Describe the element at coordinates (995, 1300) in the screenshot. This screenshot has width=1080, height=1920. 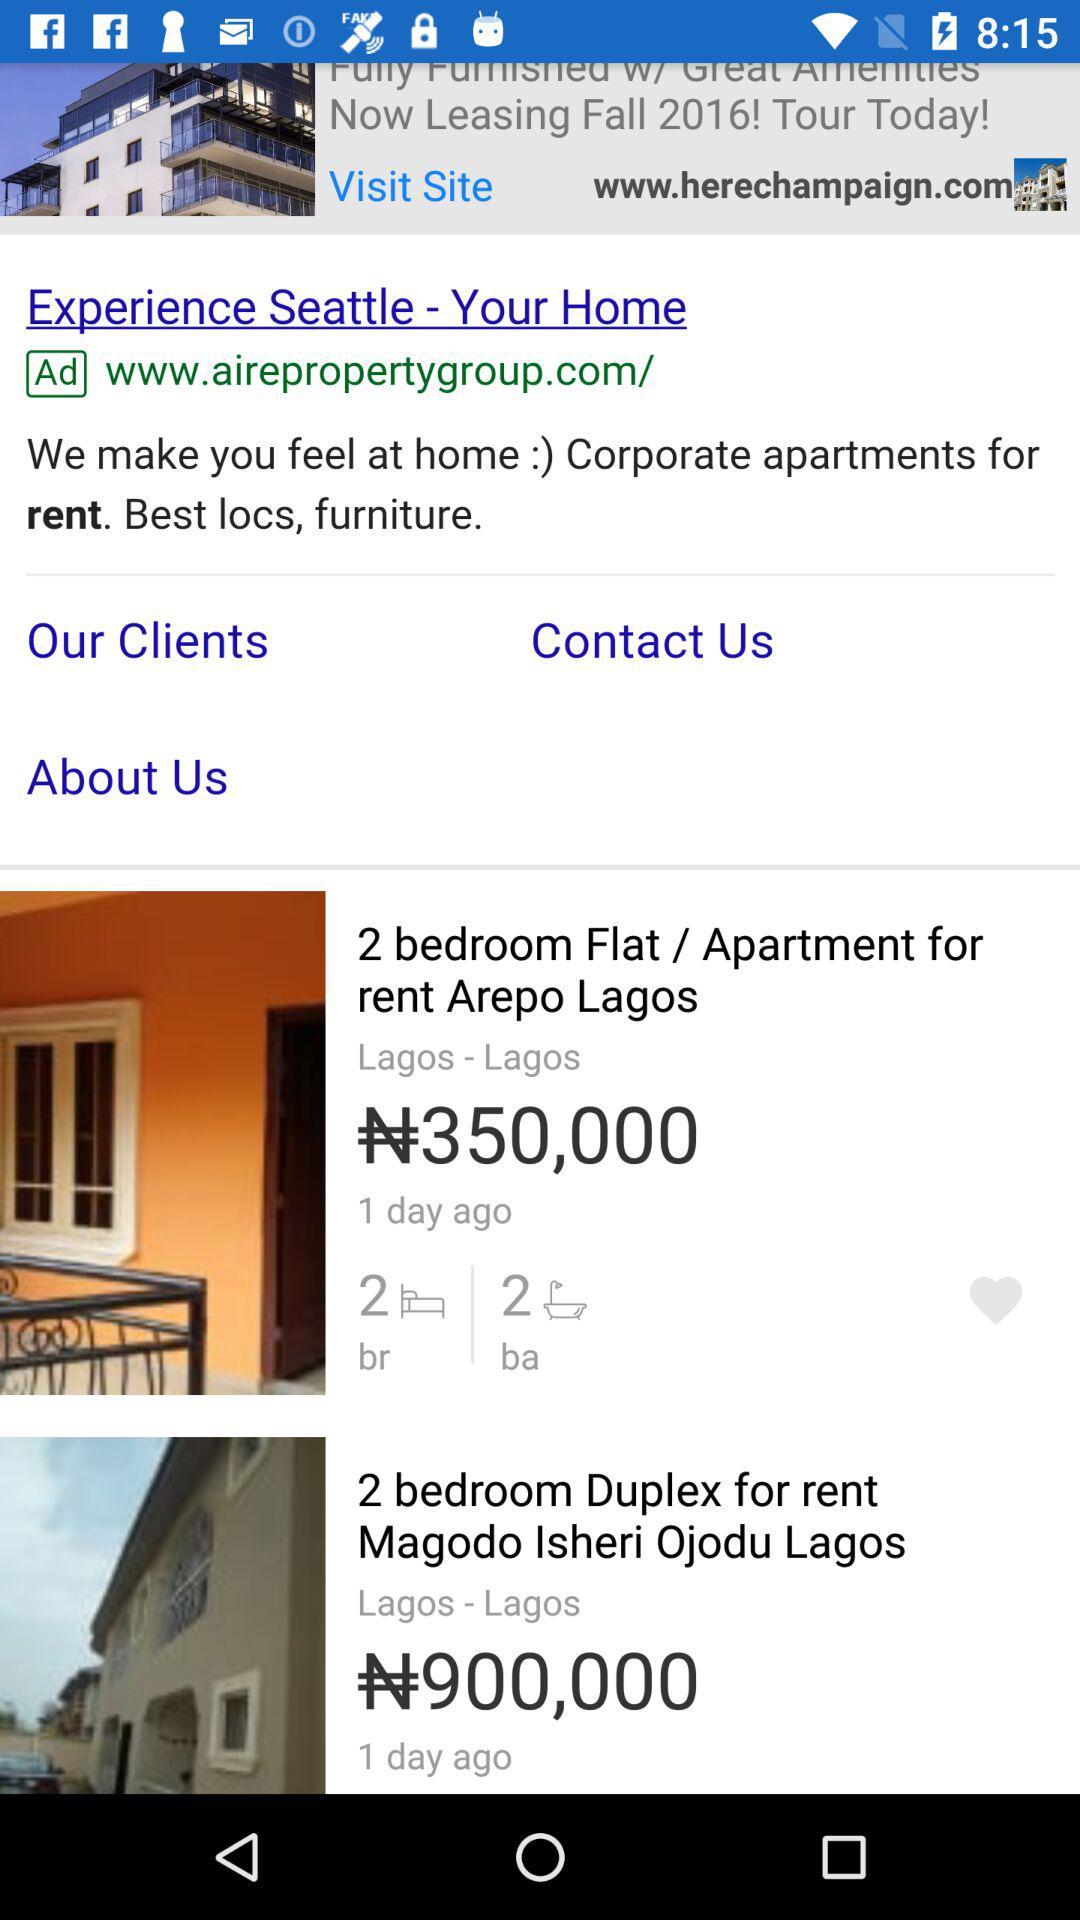
I see `this hotel to your favorites` at that location.